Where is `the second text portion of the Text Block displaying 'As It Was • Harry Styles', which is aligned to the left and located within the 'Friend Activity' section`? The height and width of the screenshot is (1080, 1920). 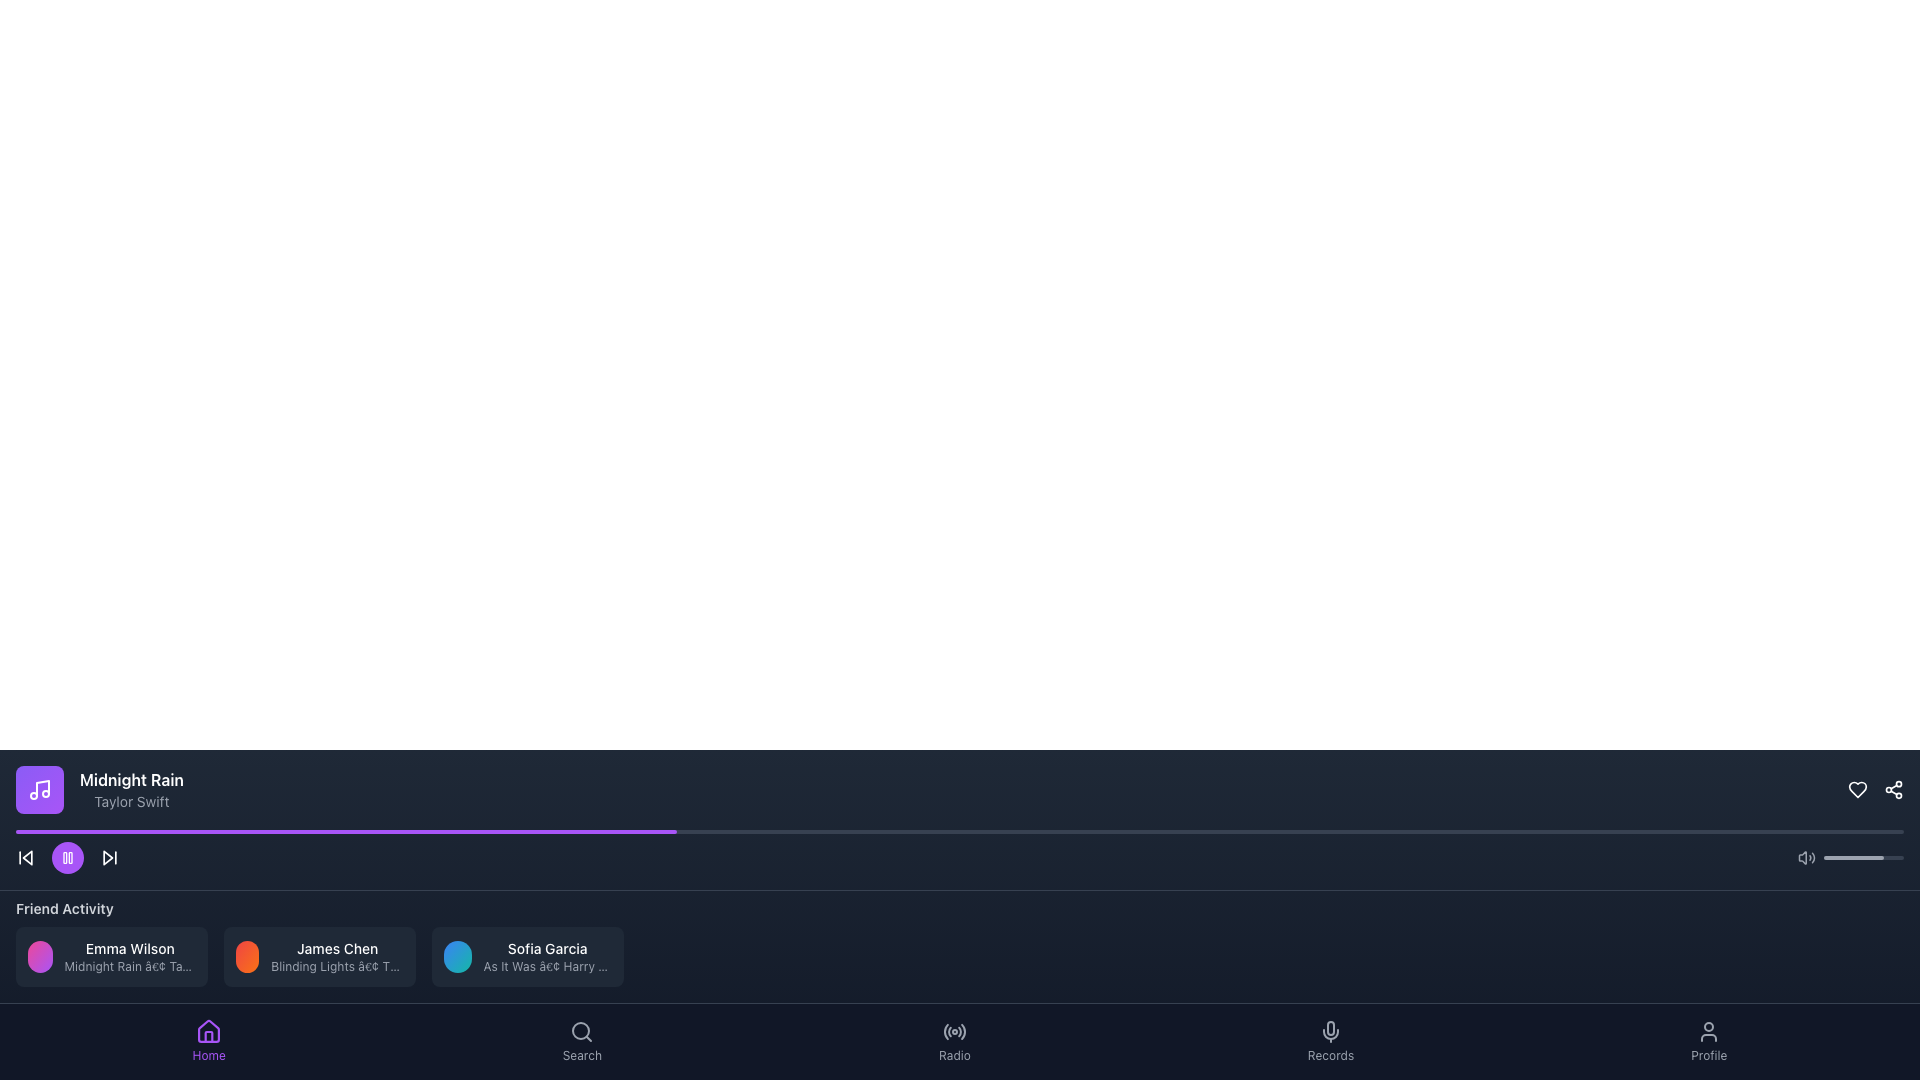
the second text portion of the Text Block displaying 'As It Was • Harry Styles', which is aligned to the left and located within the 'Friend Activity' section is located at coordinates (547, 955).